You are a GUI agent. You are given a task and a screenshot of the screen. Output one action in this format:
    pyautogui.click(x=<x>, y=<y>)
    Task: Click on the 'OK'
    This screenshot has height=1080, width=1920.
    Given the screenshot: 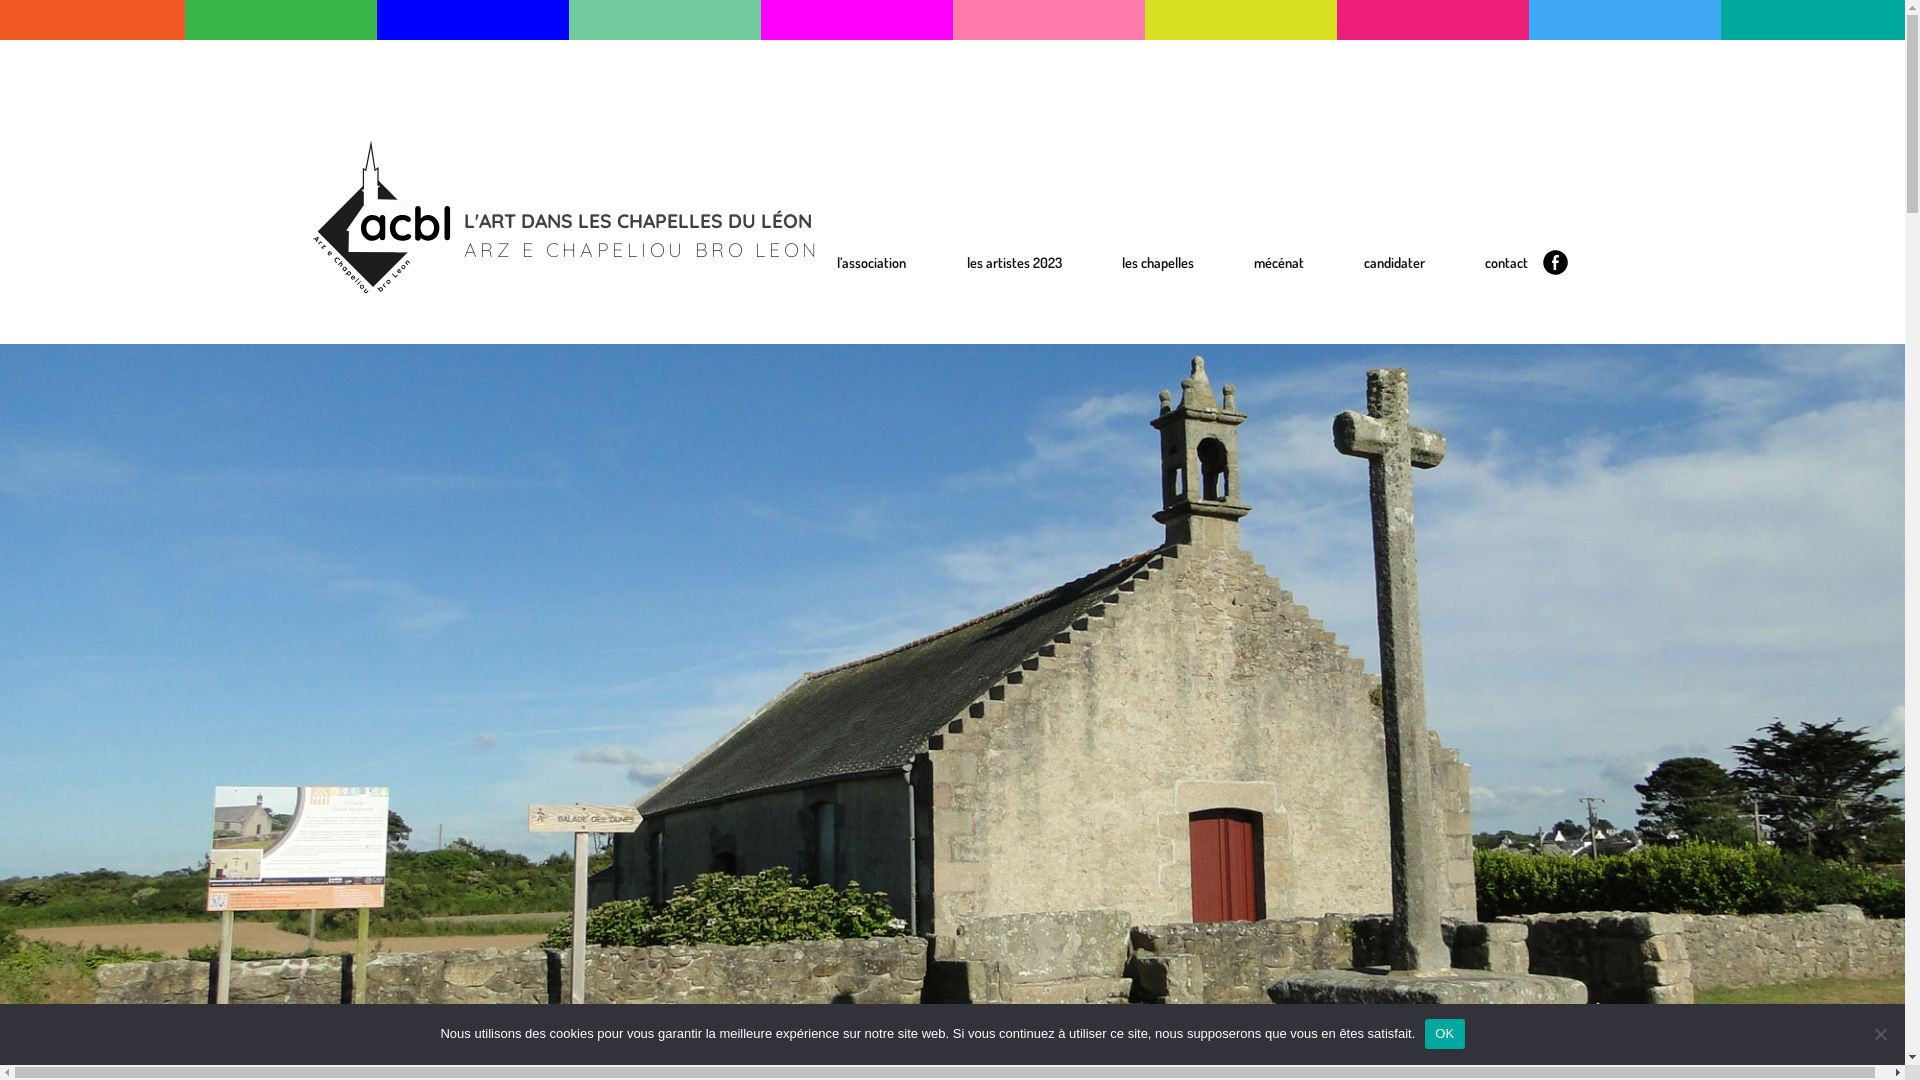 What is the action you would take?
    pyautogui.click(x=1424, y=1033)
    